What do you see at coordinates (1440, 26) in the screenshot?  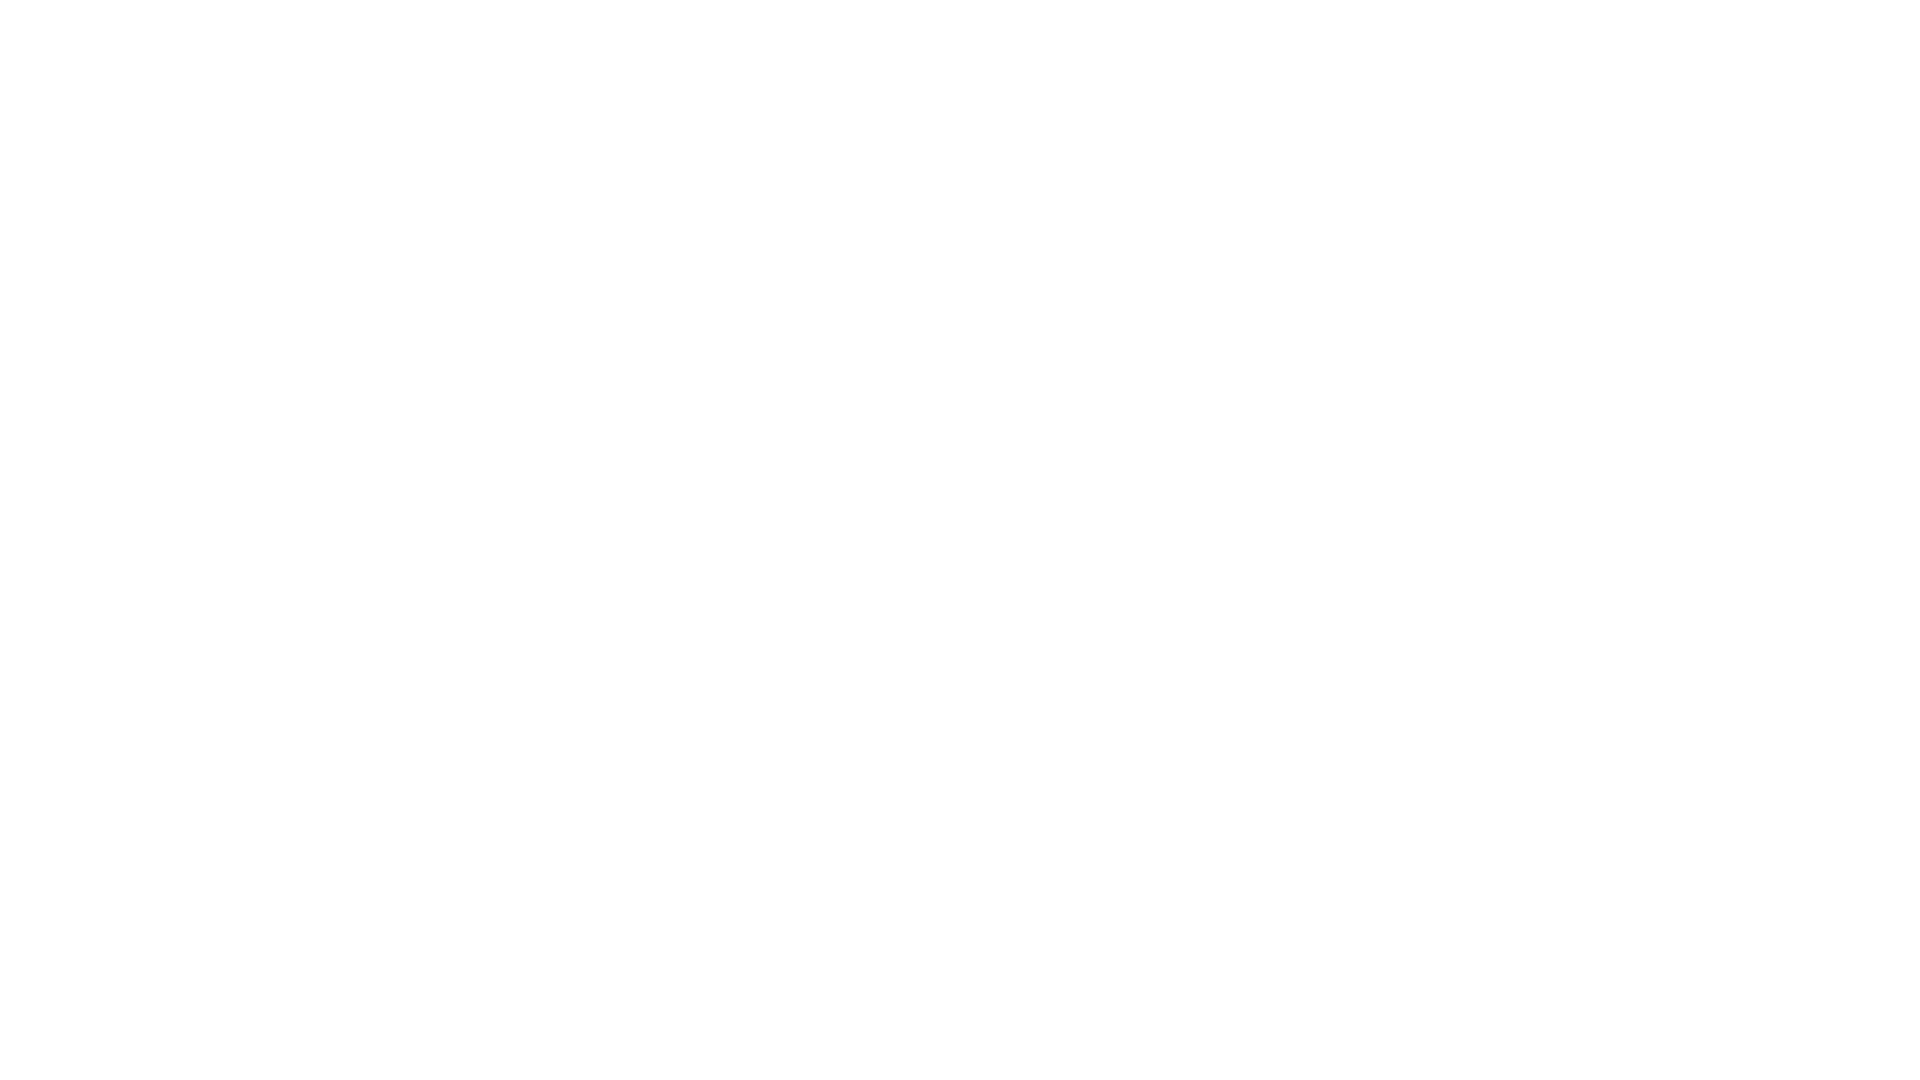 I see `Toggle Speed: Current Speed 1x` at bounding box center [1440, 26].